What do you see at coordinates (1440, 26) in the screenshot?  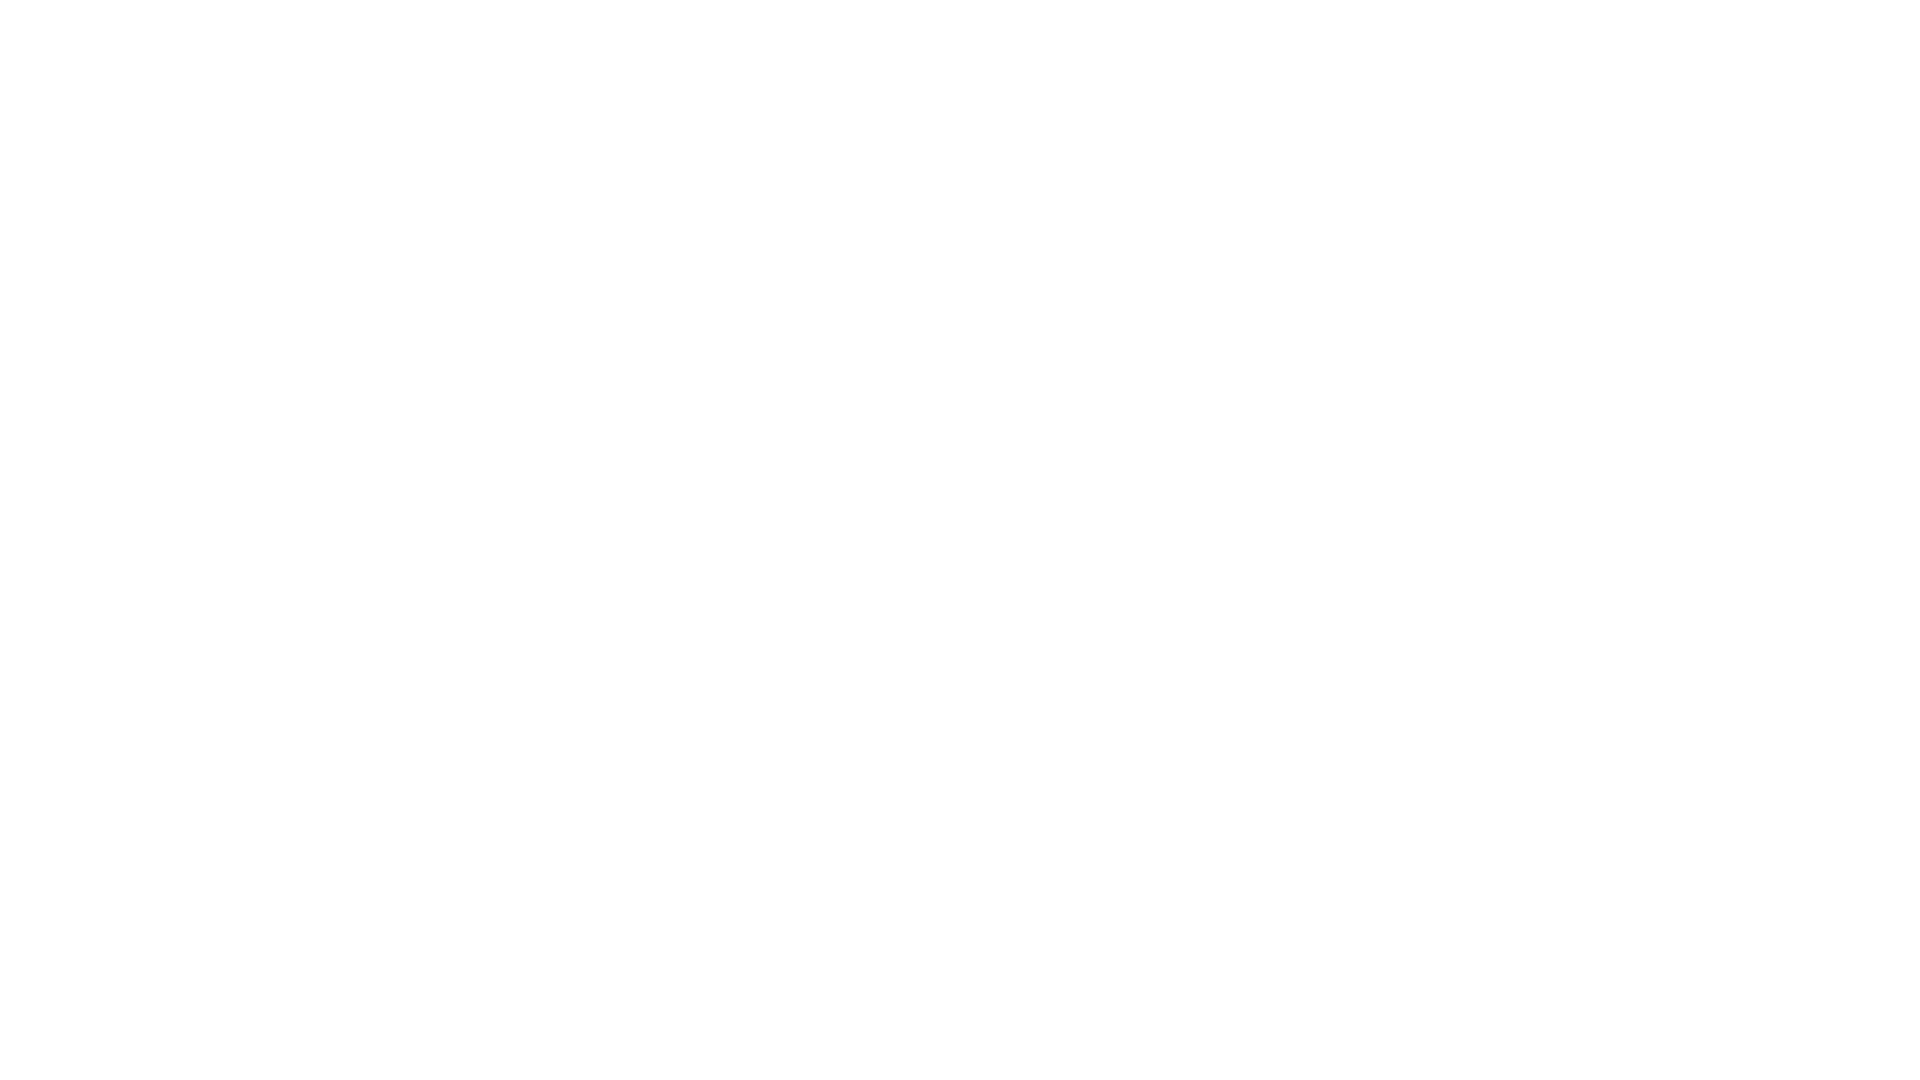 I see `Toggle Speed: Current Speed 1x` at bounding box center [1440, 26].